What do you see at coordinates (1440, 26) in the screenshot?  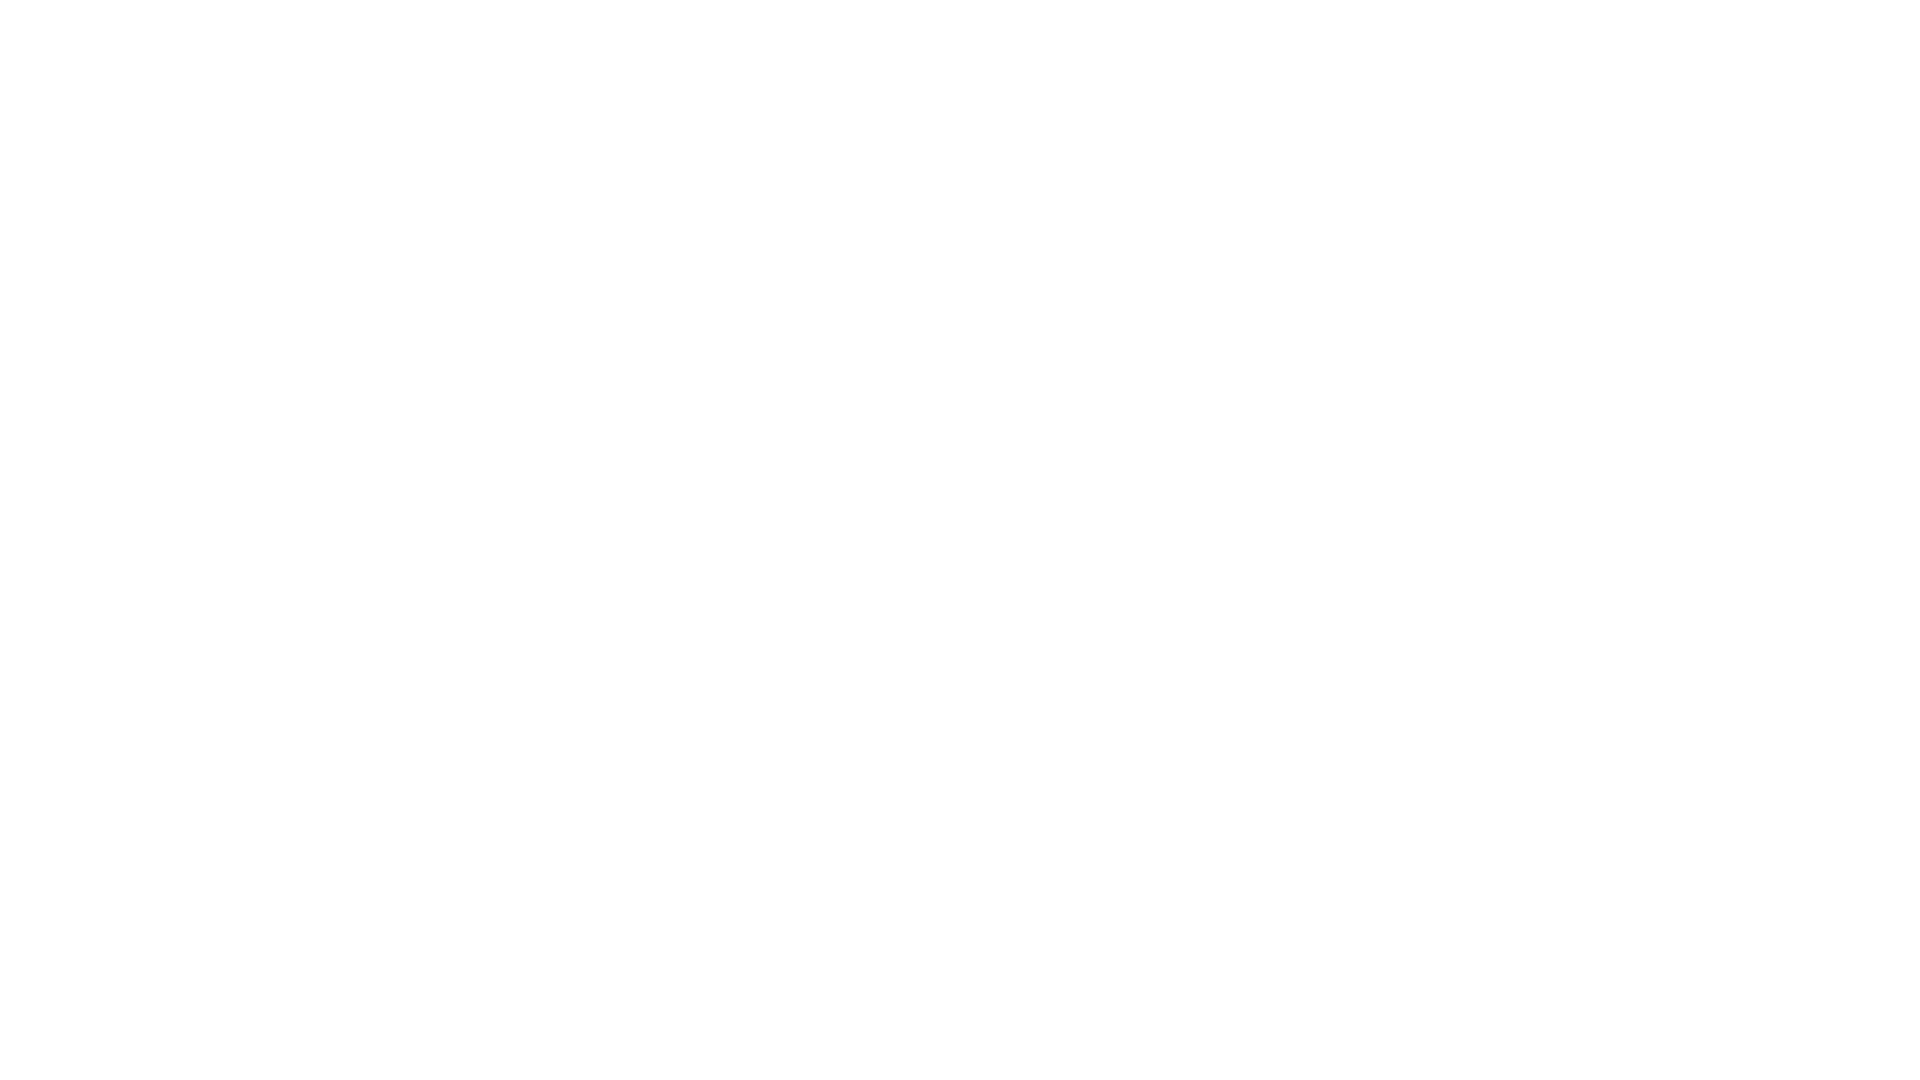 I see `Toggle Speed: Current Speed 1x` at bounding box center [1440, 26].